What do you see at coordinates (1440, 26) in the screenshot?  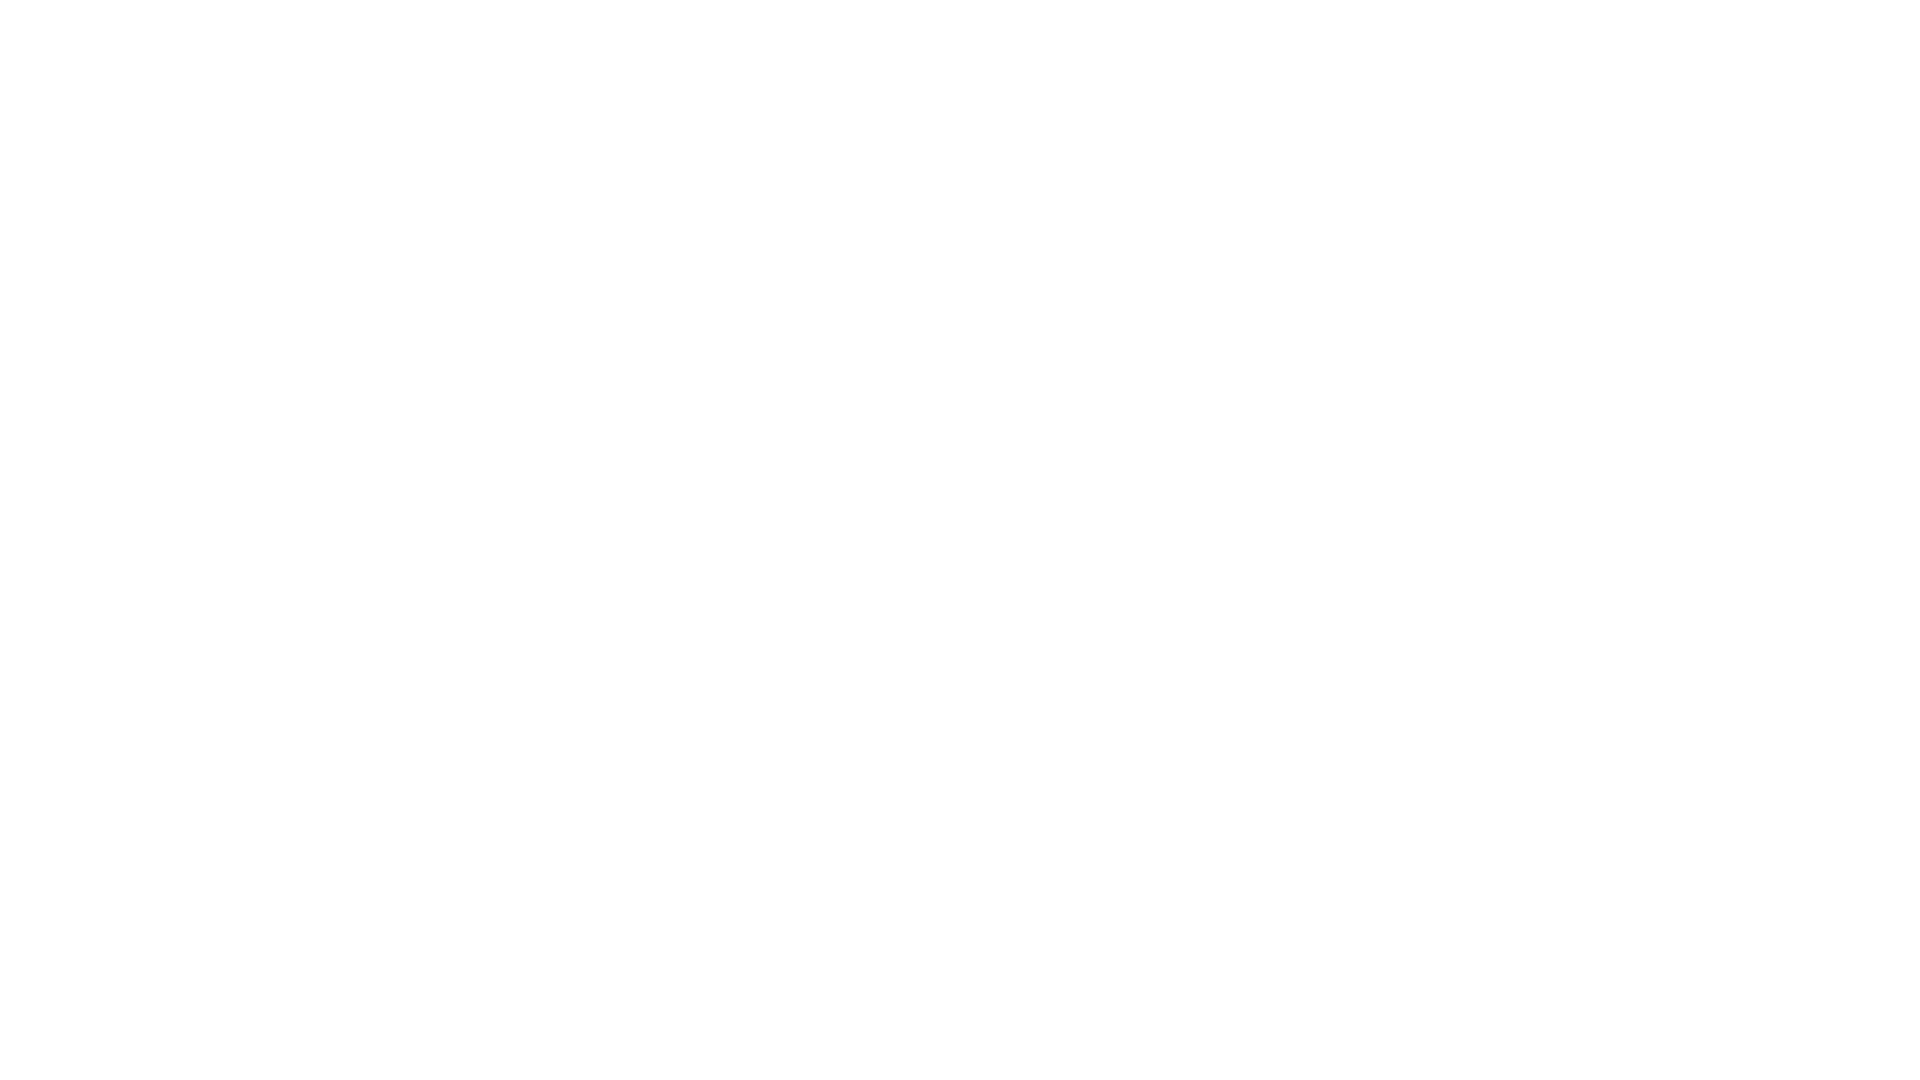 I see `Toggle Speed: Current Speed 1x` at bounding box center [1440, 26].